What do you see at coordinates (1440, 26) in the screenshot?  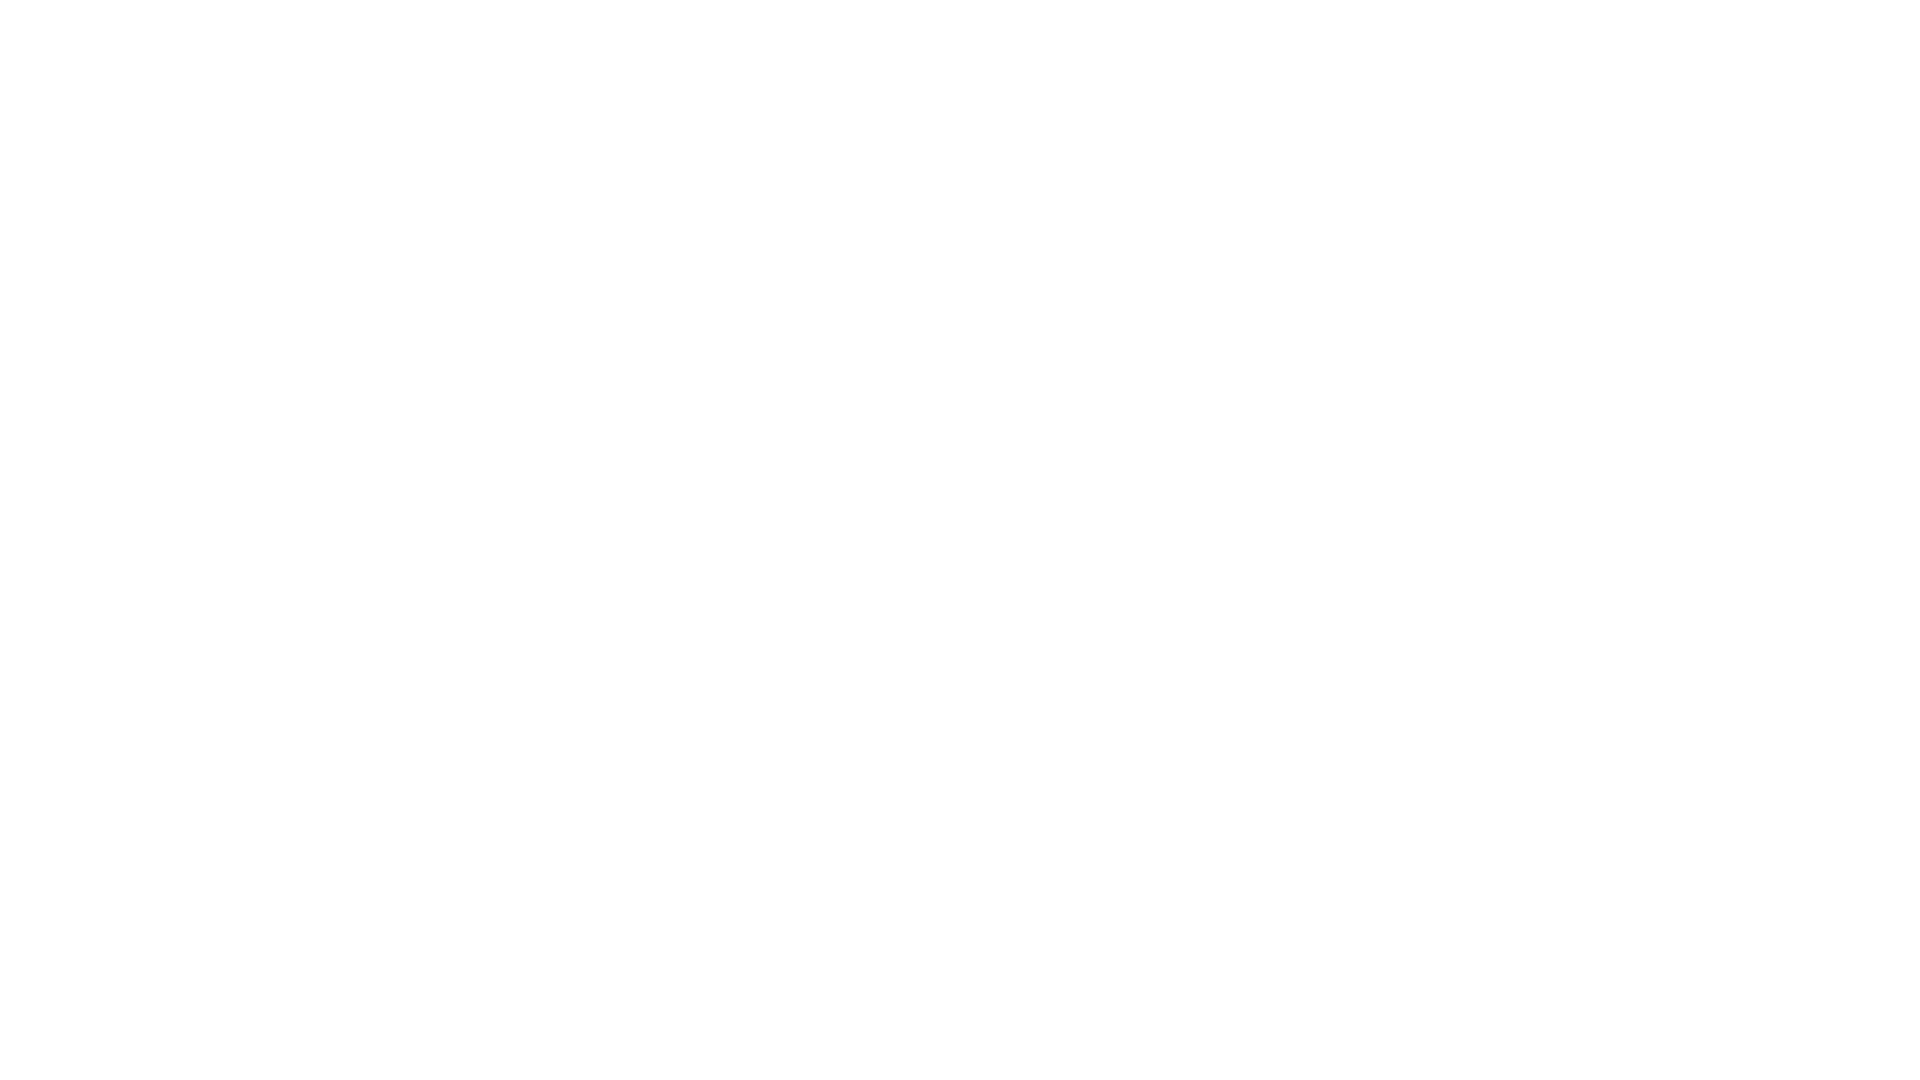 I see `Toggle Speed: Current Speed 1x` at bounding box center [1440, 26].